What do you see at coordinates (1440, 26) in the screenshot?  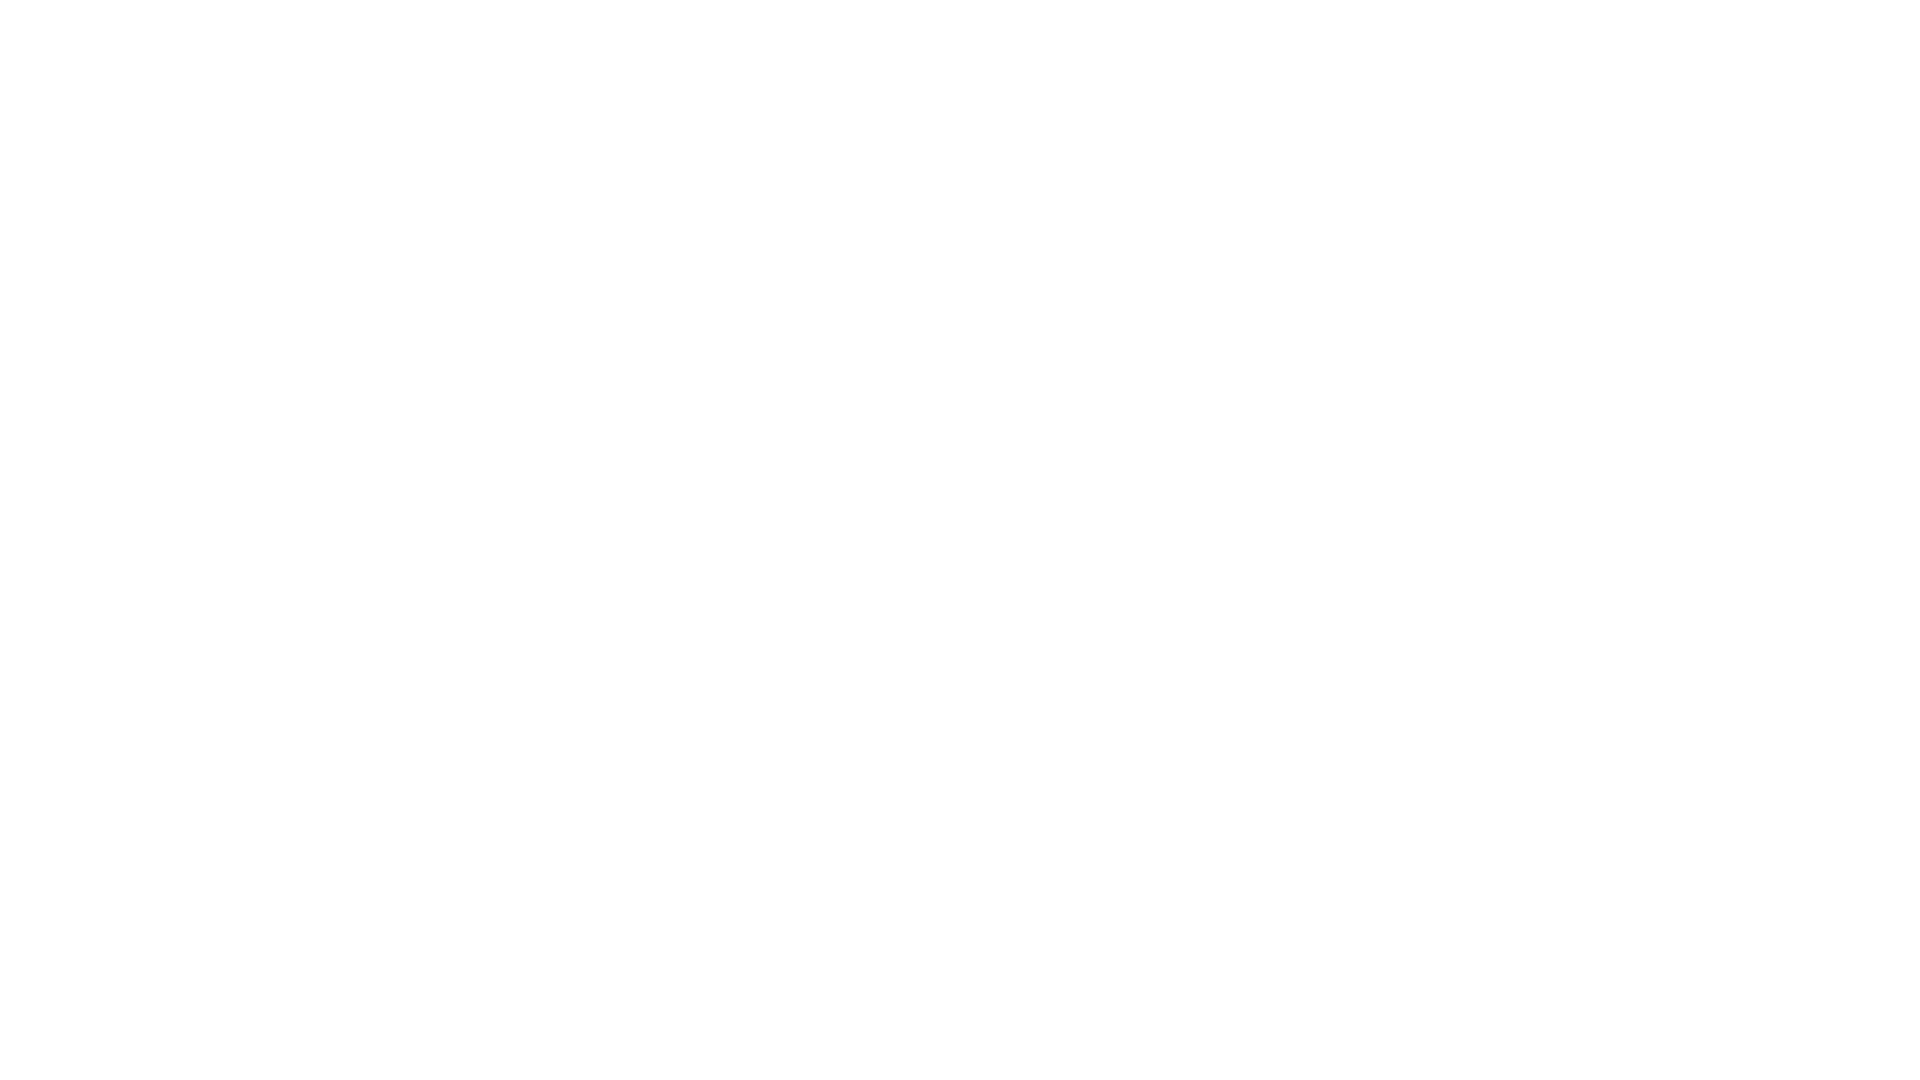 I see `Toggle Speed: Current Speed 1x` at bounding box center [1440, 26].